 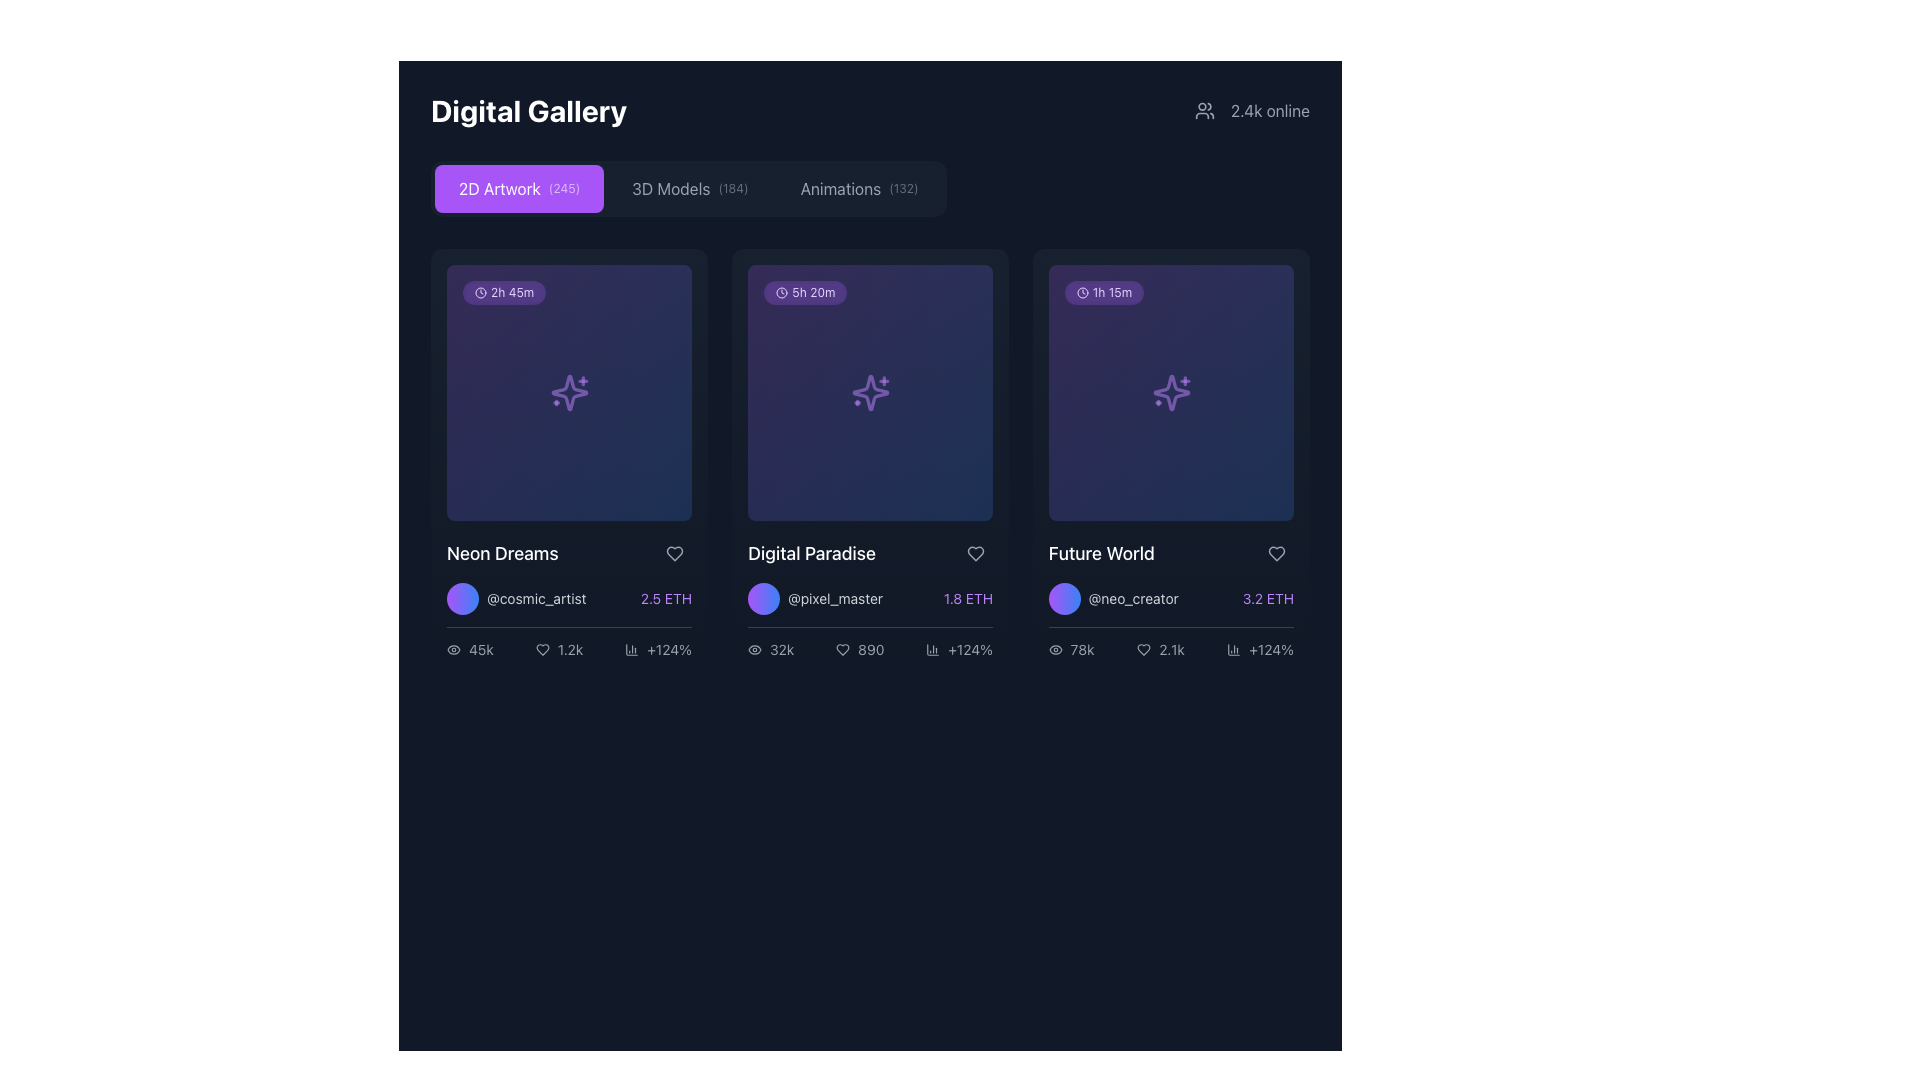 What do you see at coordinates (1070, 650) in the screenshot?
I see `the label displaying the number of views on the bottom-left corner of the 'Future World' card, which is the first component in a metrics group that includes likes and growth` at bounding box center [1070, 650].